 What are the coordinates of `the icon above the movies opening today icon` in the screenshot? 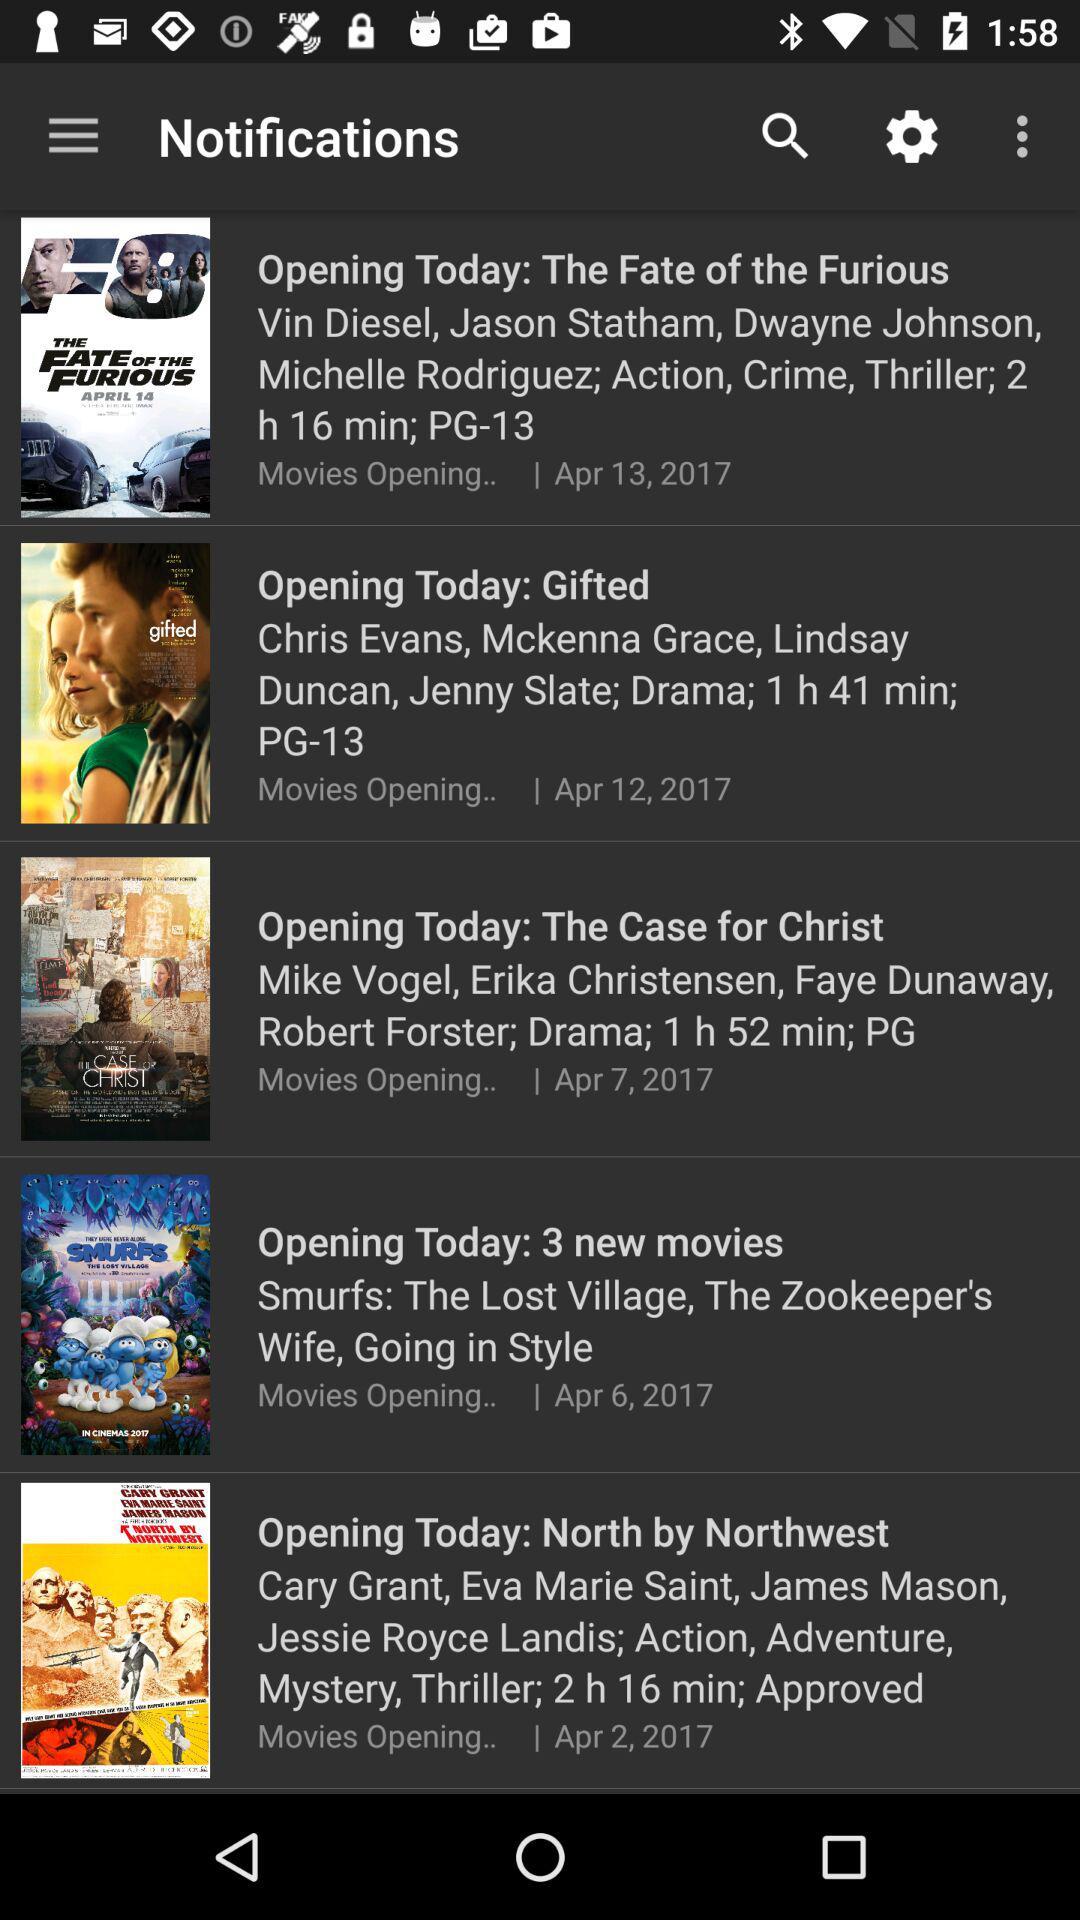 It's located at (658, 1635).